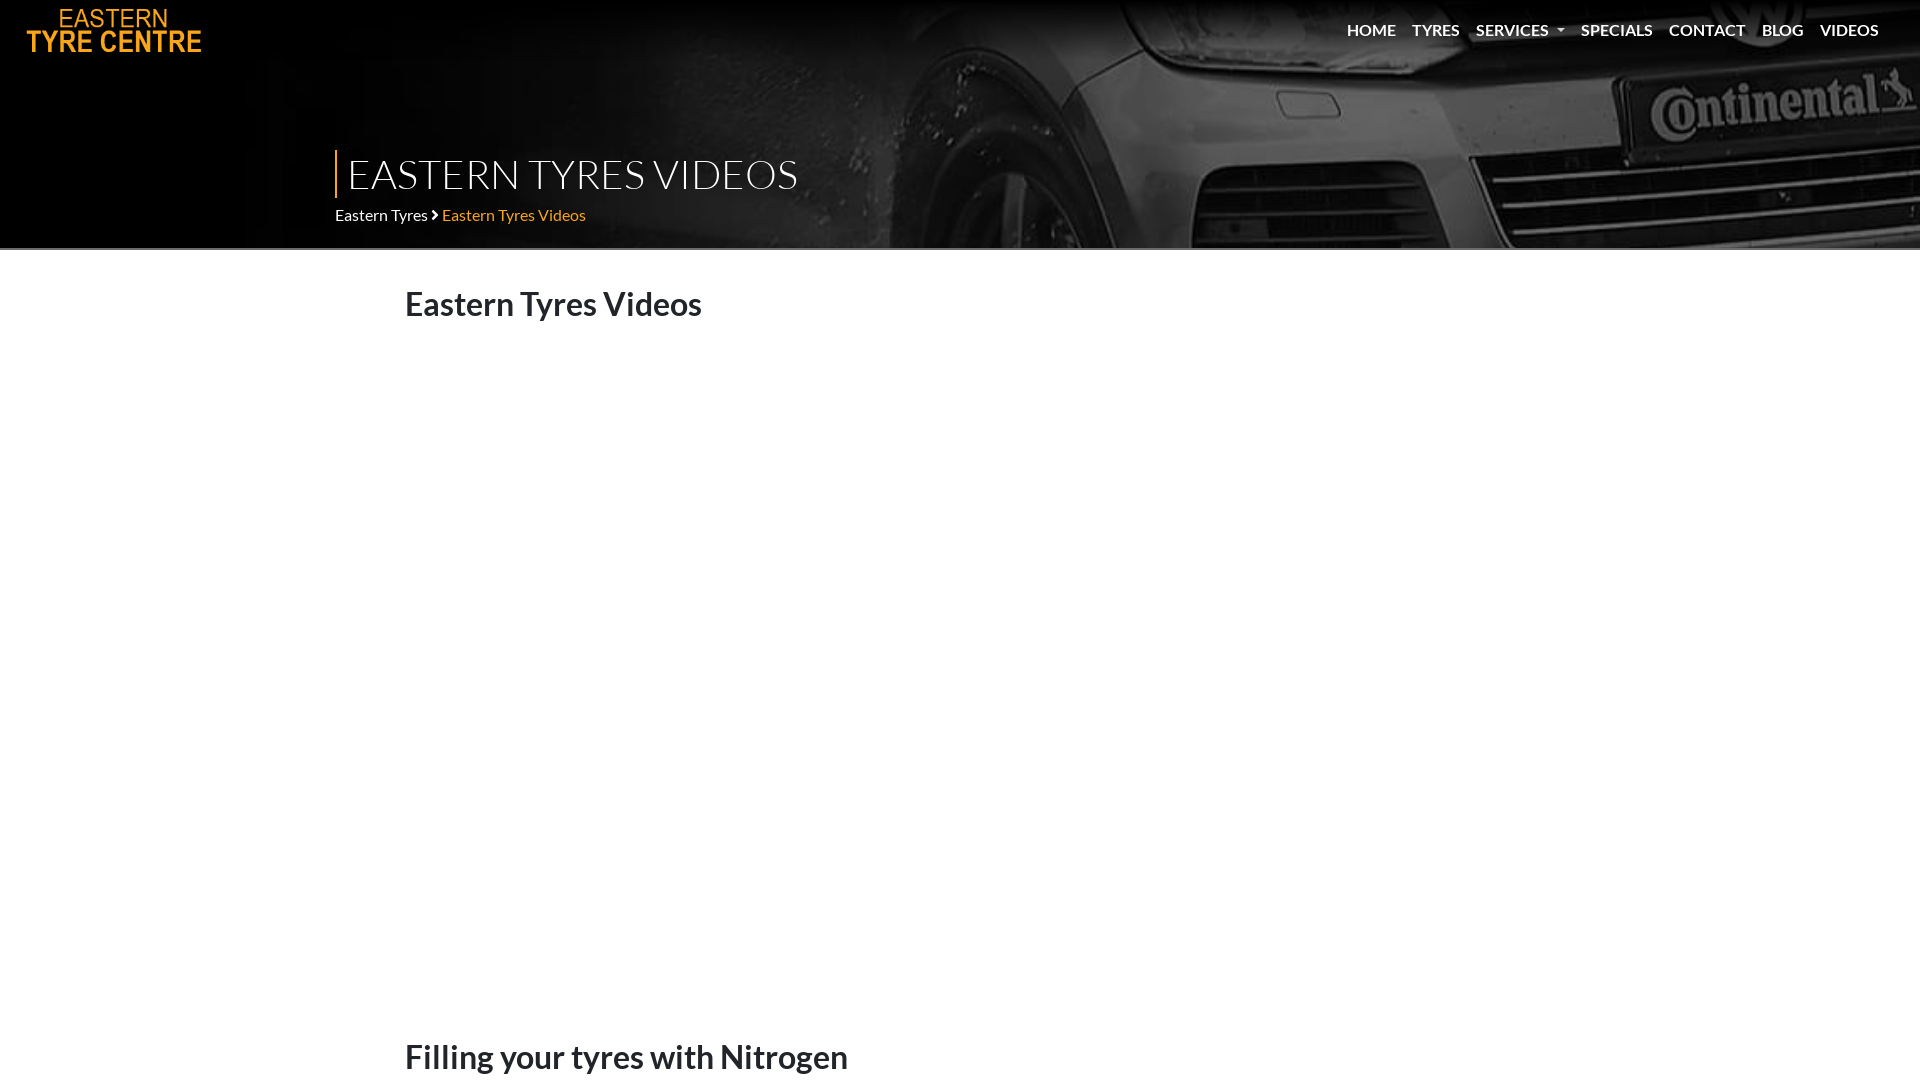  What do you see at coordinates (1444, 30) in the screenshot?
I see `'TYRES'` at bounding box center [1444, 30].